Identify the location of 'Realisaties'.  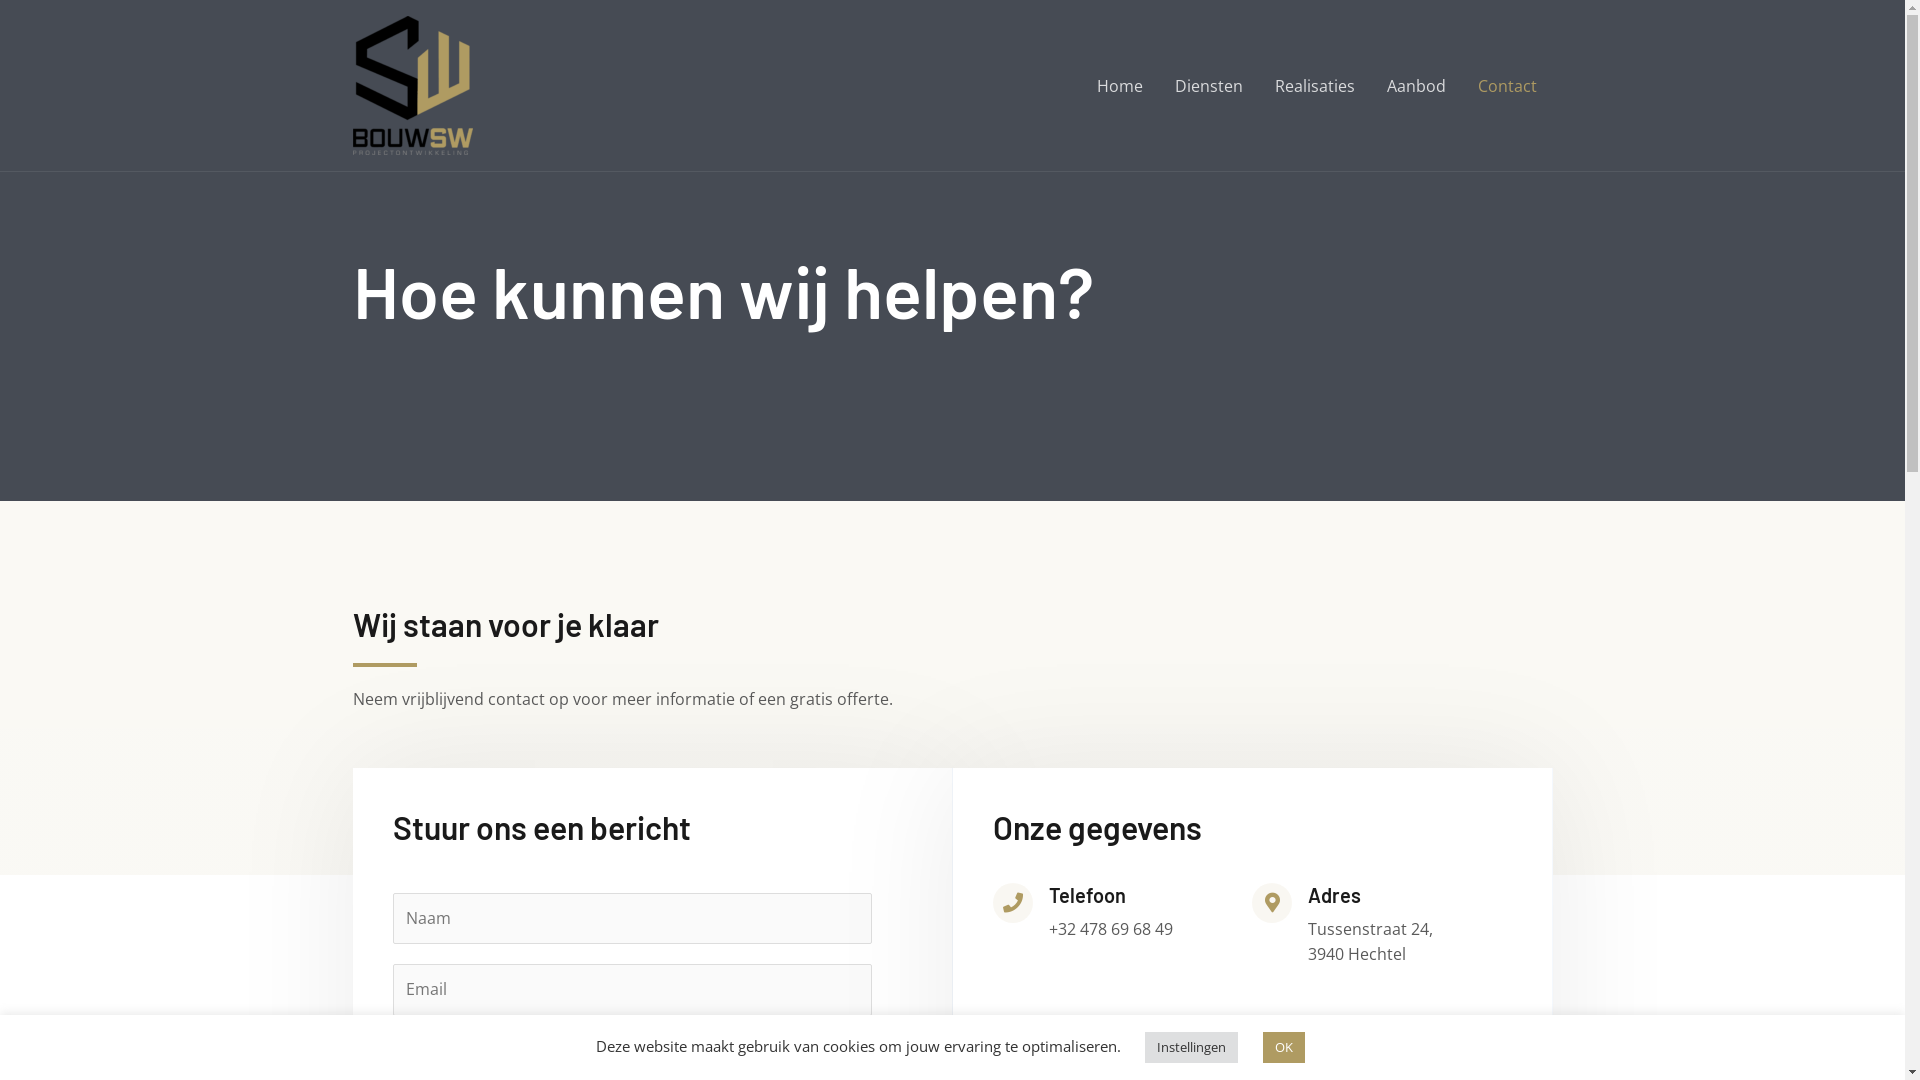
(1314, 83).